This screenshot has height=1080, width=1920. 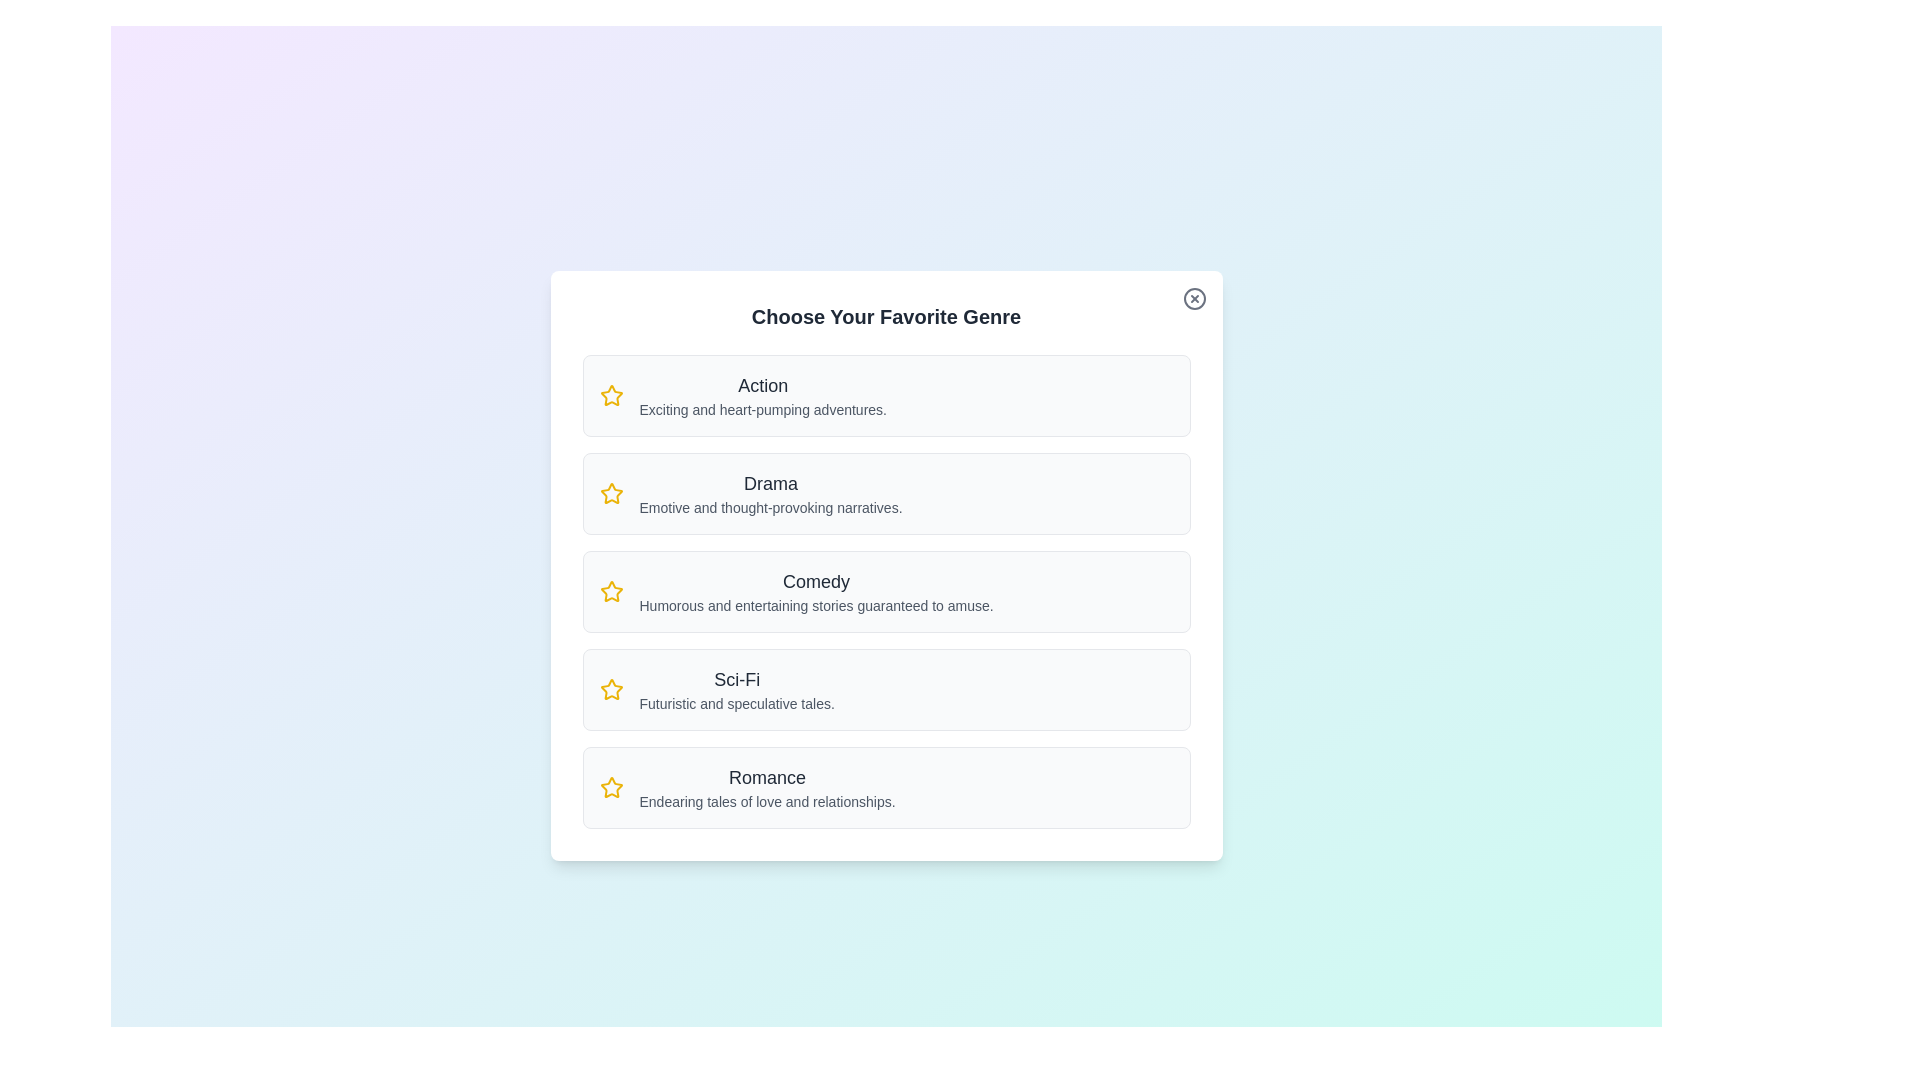 What do you see at coordinates (885, 786) in the screenshot?
I see `the card corresponding to the genre Romance` at bounding box center [885, 786].